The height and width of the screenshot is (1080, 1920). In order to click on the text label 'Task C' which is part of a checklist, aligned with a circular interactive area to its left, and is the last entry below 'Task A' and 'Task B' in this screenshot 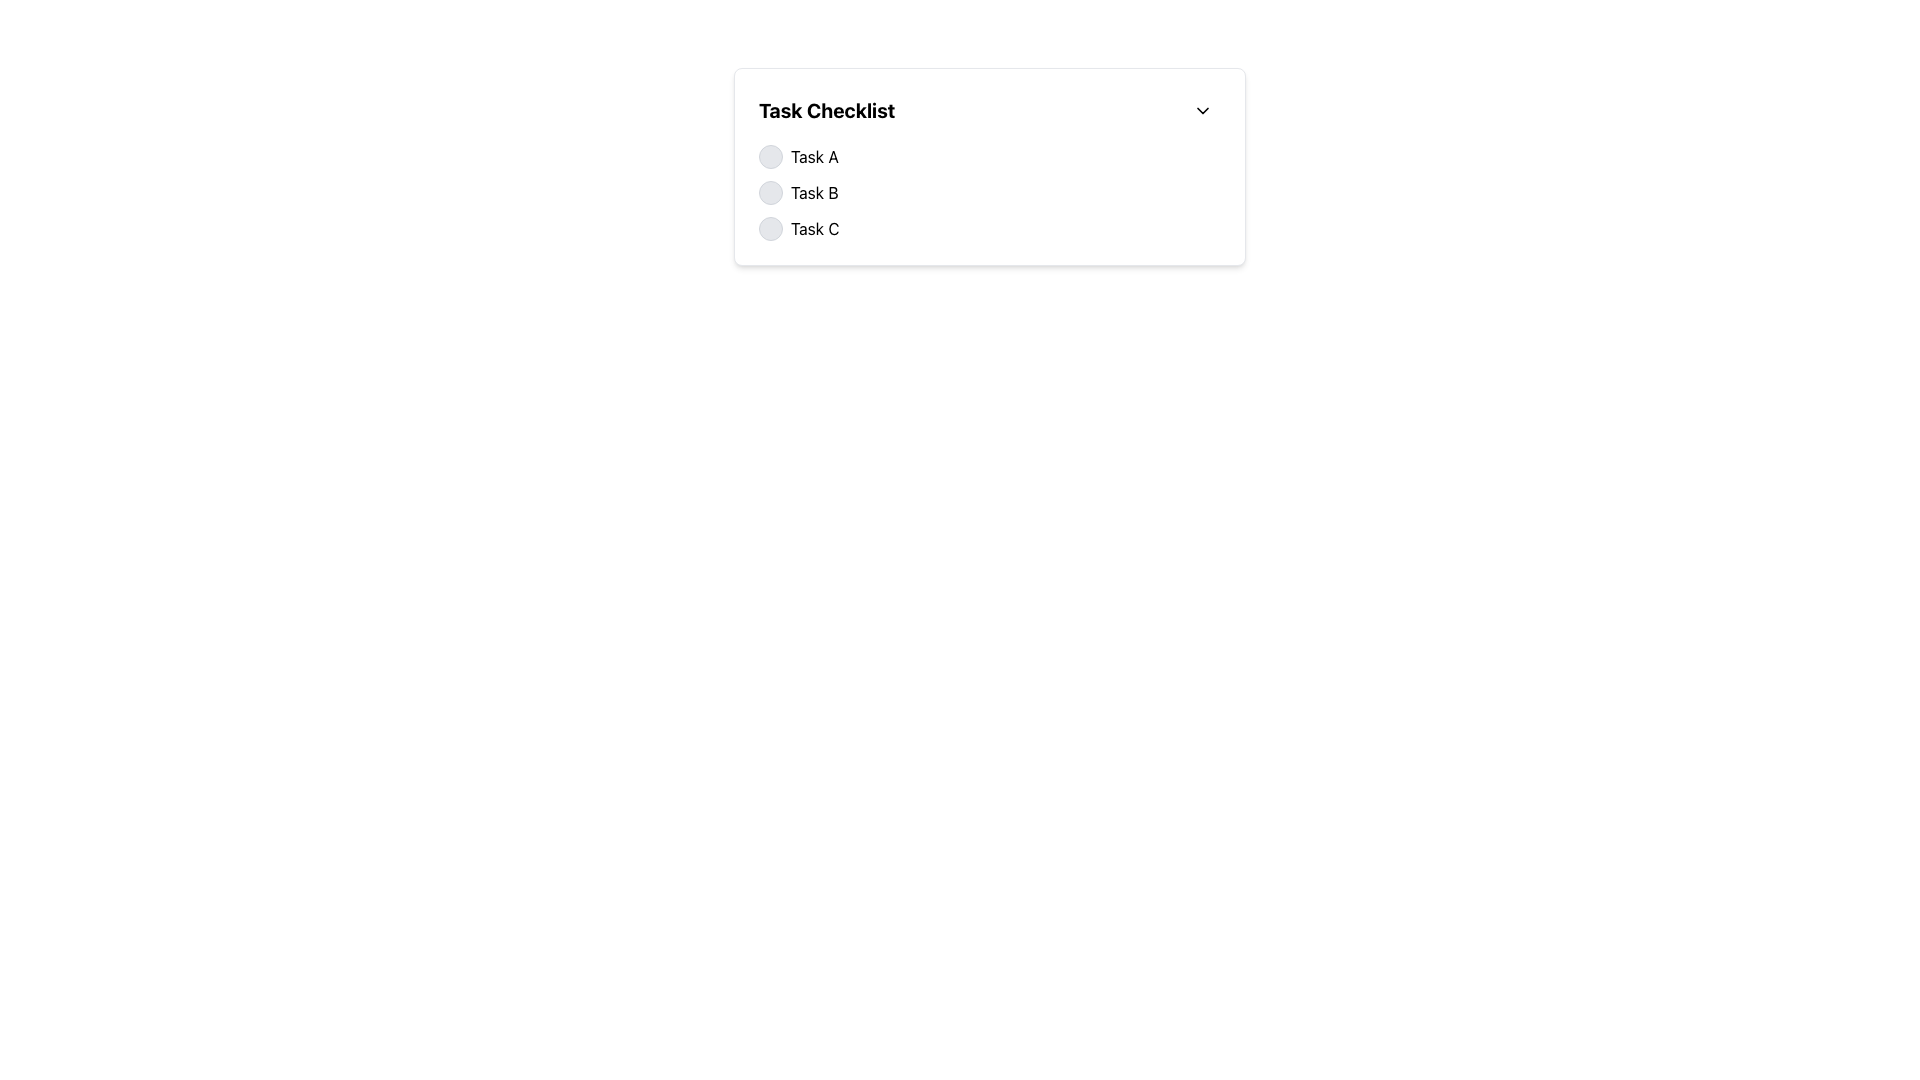, I will do `click(815, 227)`.